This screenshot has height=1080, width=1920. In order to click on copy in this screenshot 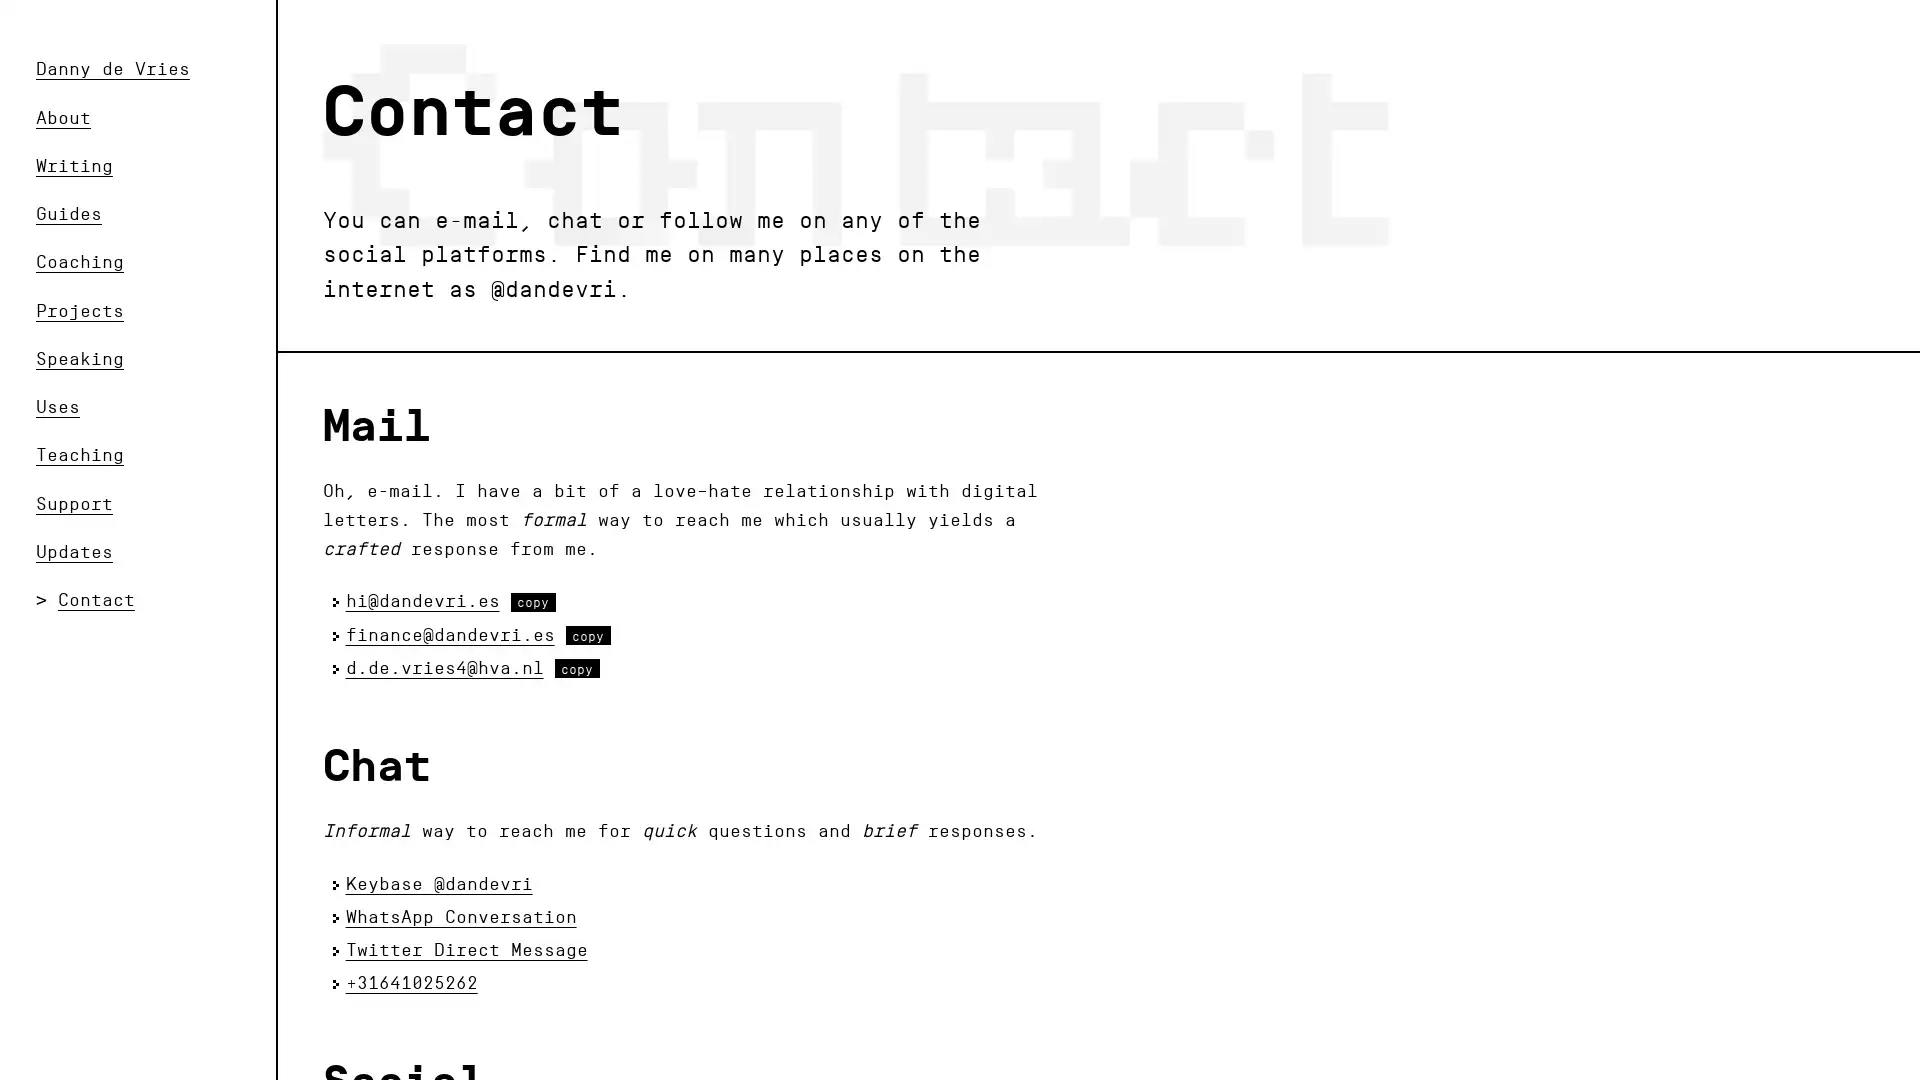, I will do `click(586, 635)`.